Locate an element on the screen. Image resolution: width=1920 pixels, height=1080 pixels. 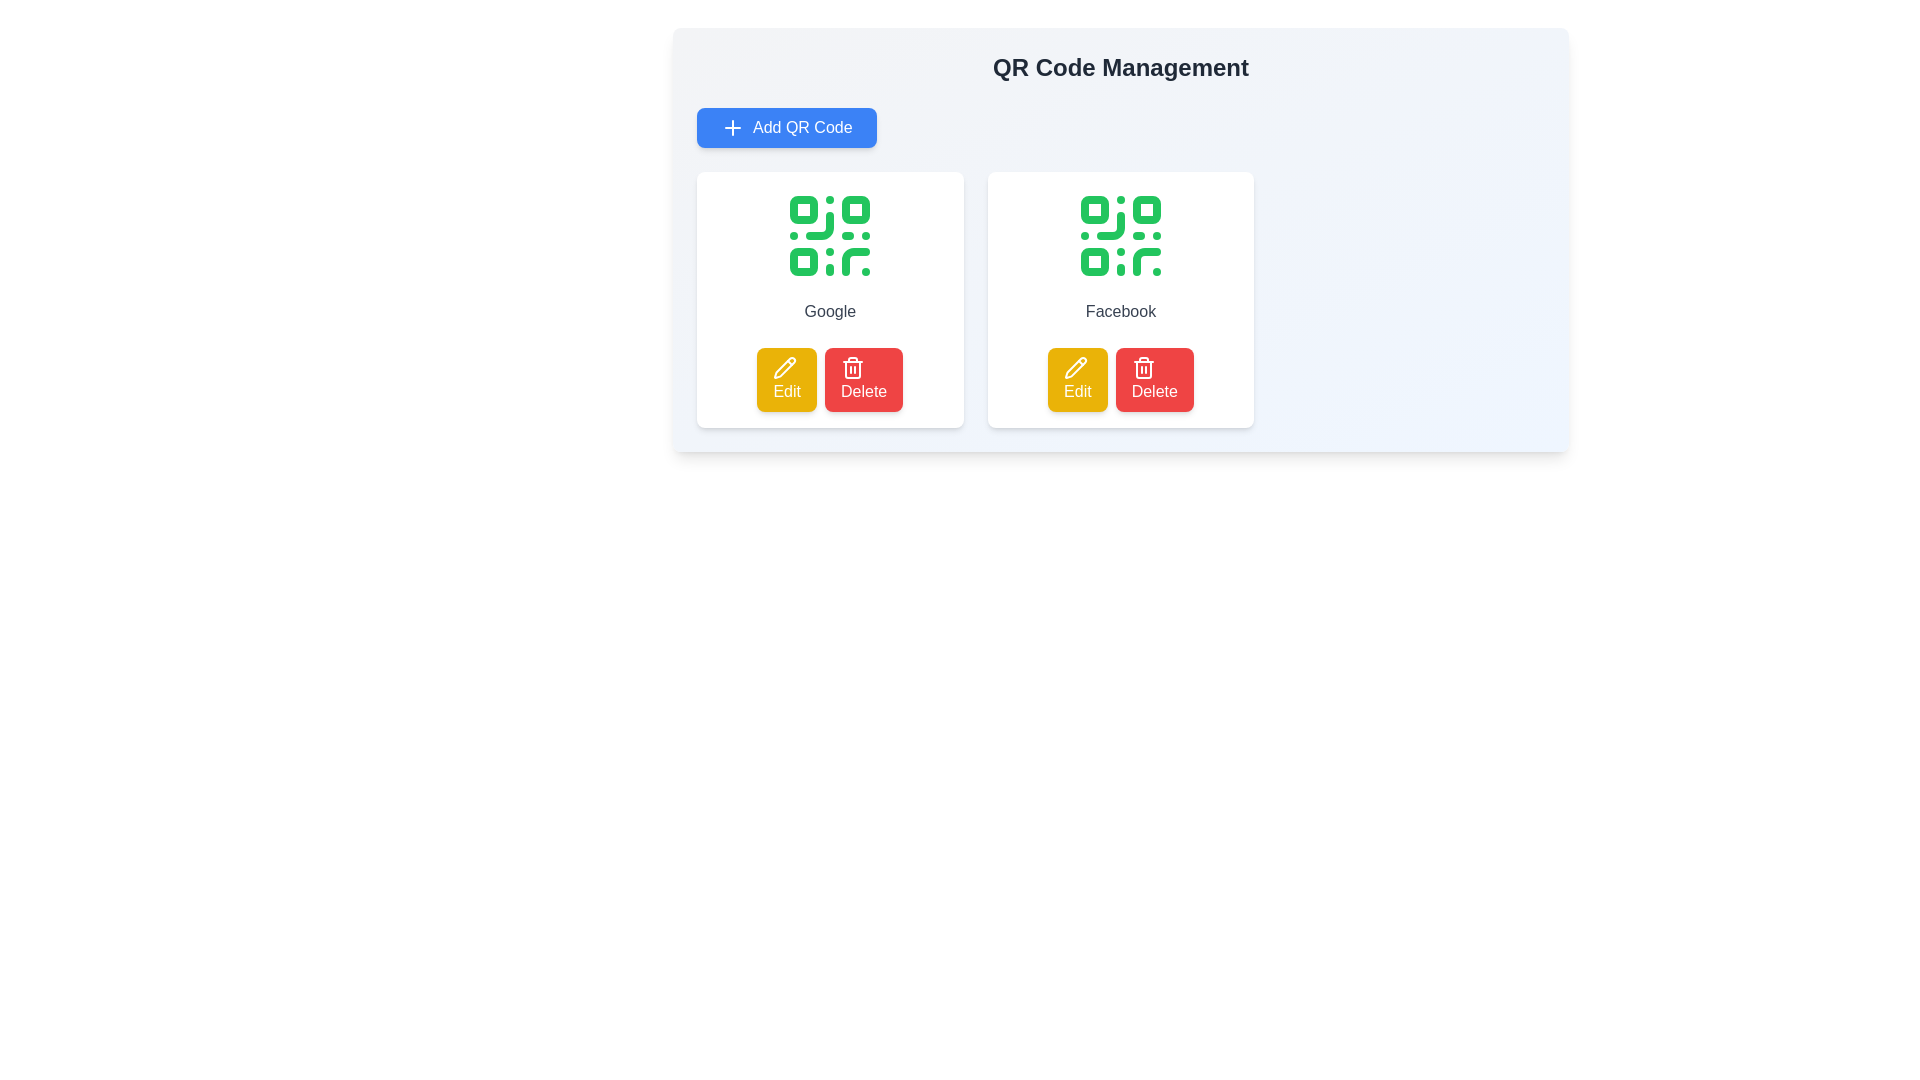
text label displaying 'Google' located in the top-left quadrant of the user interface, beneath the green QR code icon and above the 'Edit' and 'Delete' buttons is located at coordinates (830, 312).